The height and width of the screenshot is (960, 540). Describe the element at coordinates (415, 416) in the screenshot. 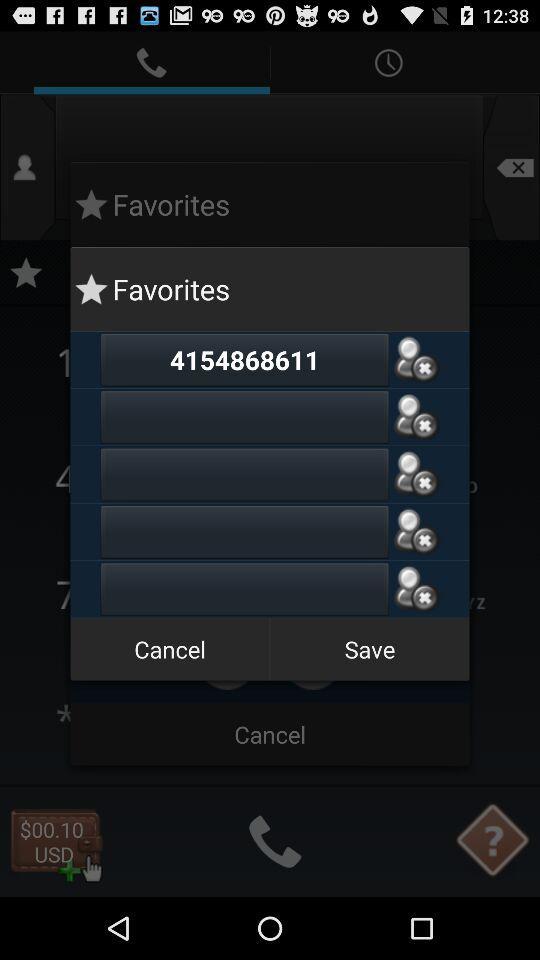

I see `number to favourites` at that location.